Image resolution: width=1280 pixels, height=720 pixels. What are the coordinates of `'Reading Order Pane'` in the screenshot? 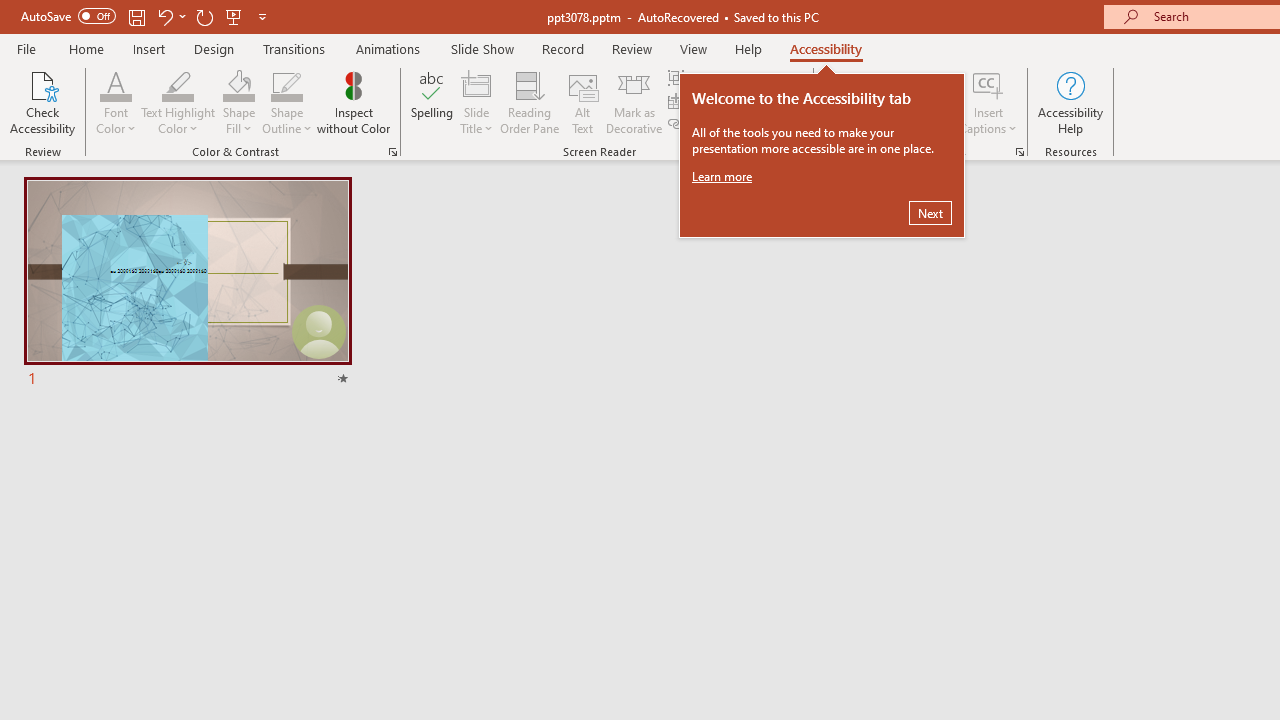 It's located at (529, 103).